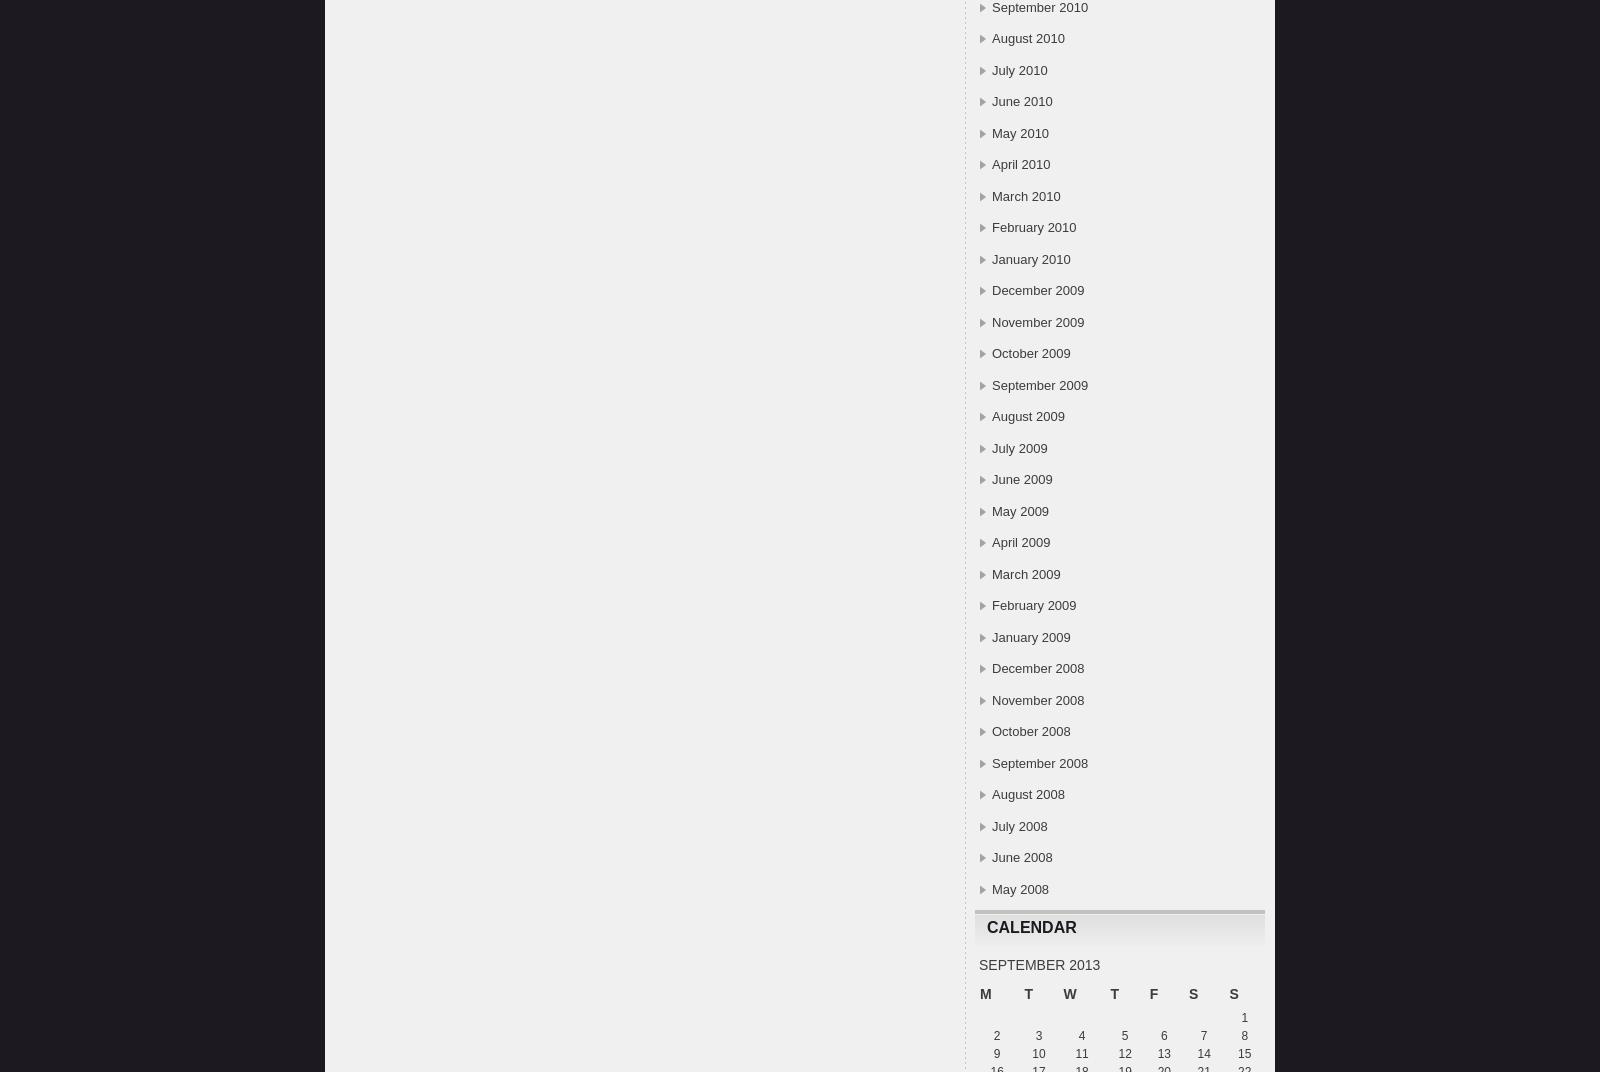  I want to click on '4', so click(1081, 1035).